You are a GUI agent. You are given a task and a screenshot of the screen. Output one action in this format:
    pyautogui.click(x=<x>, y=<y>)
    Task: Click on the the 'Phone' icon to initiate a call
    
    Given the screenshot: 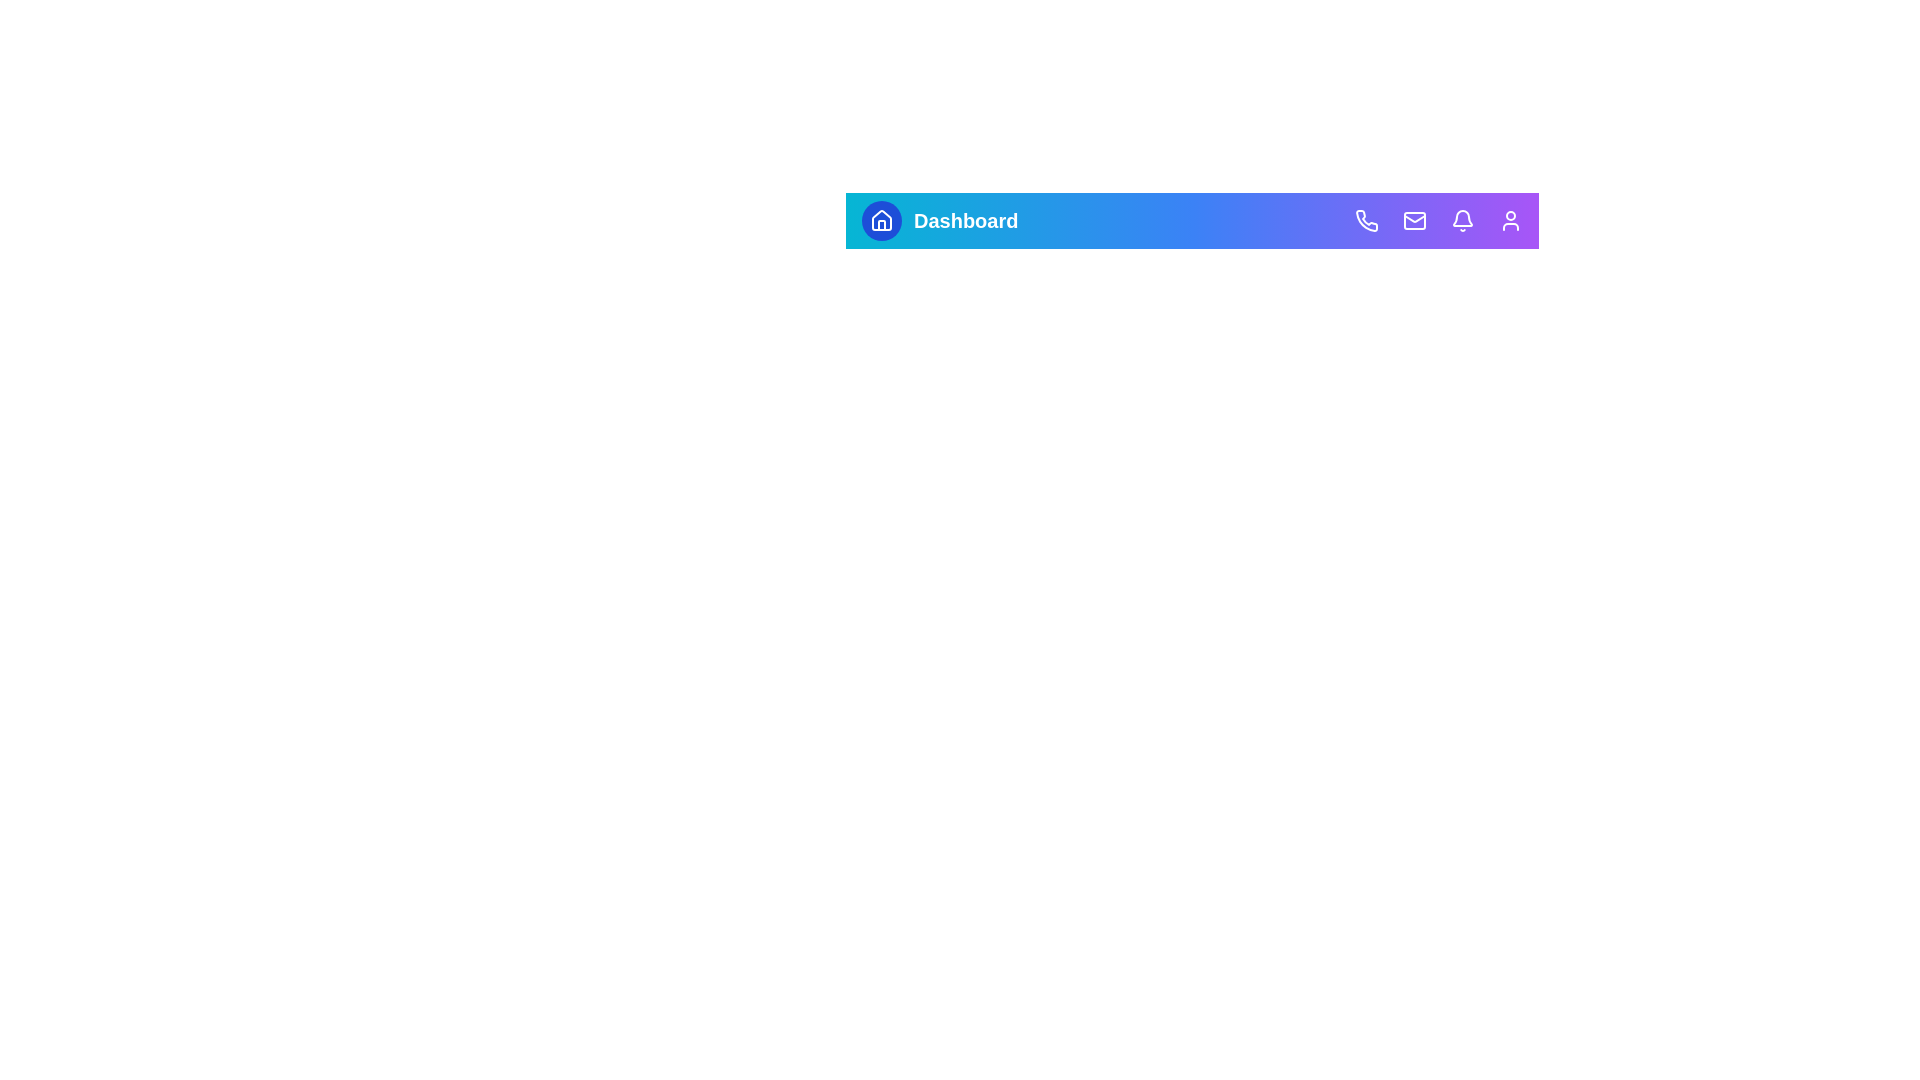 What is the action you would take?
    pyautogui.click(x=1366, y=220)
    